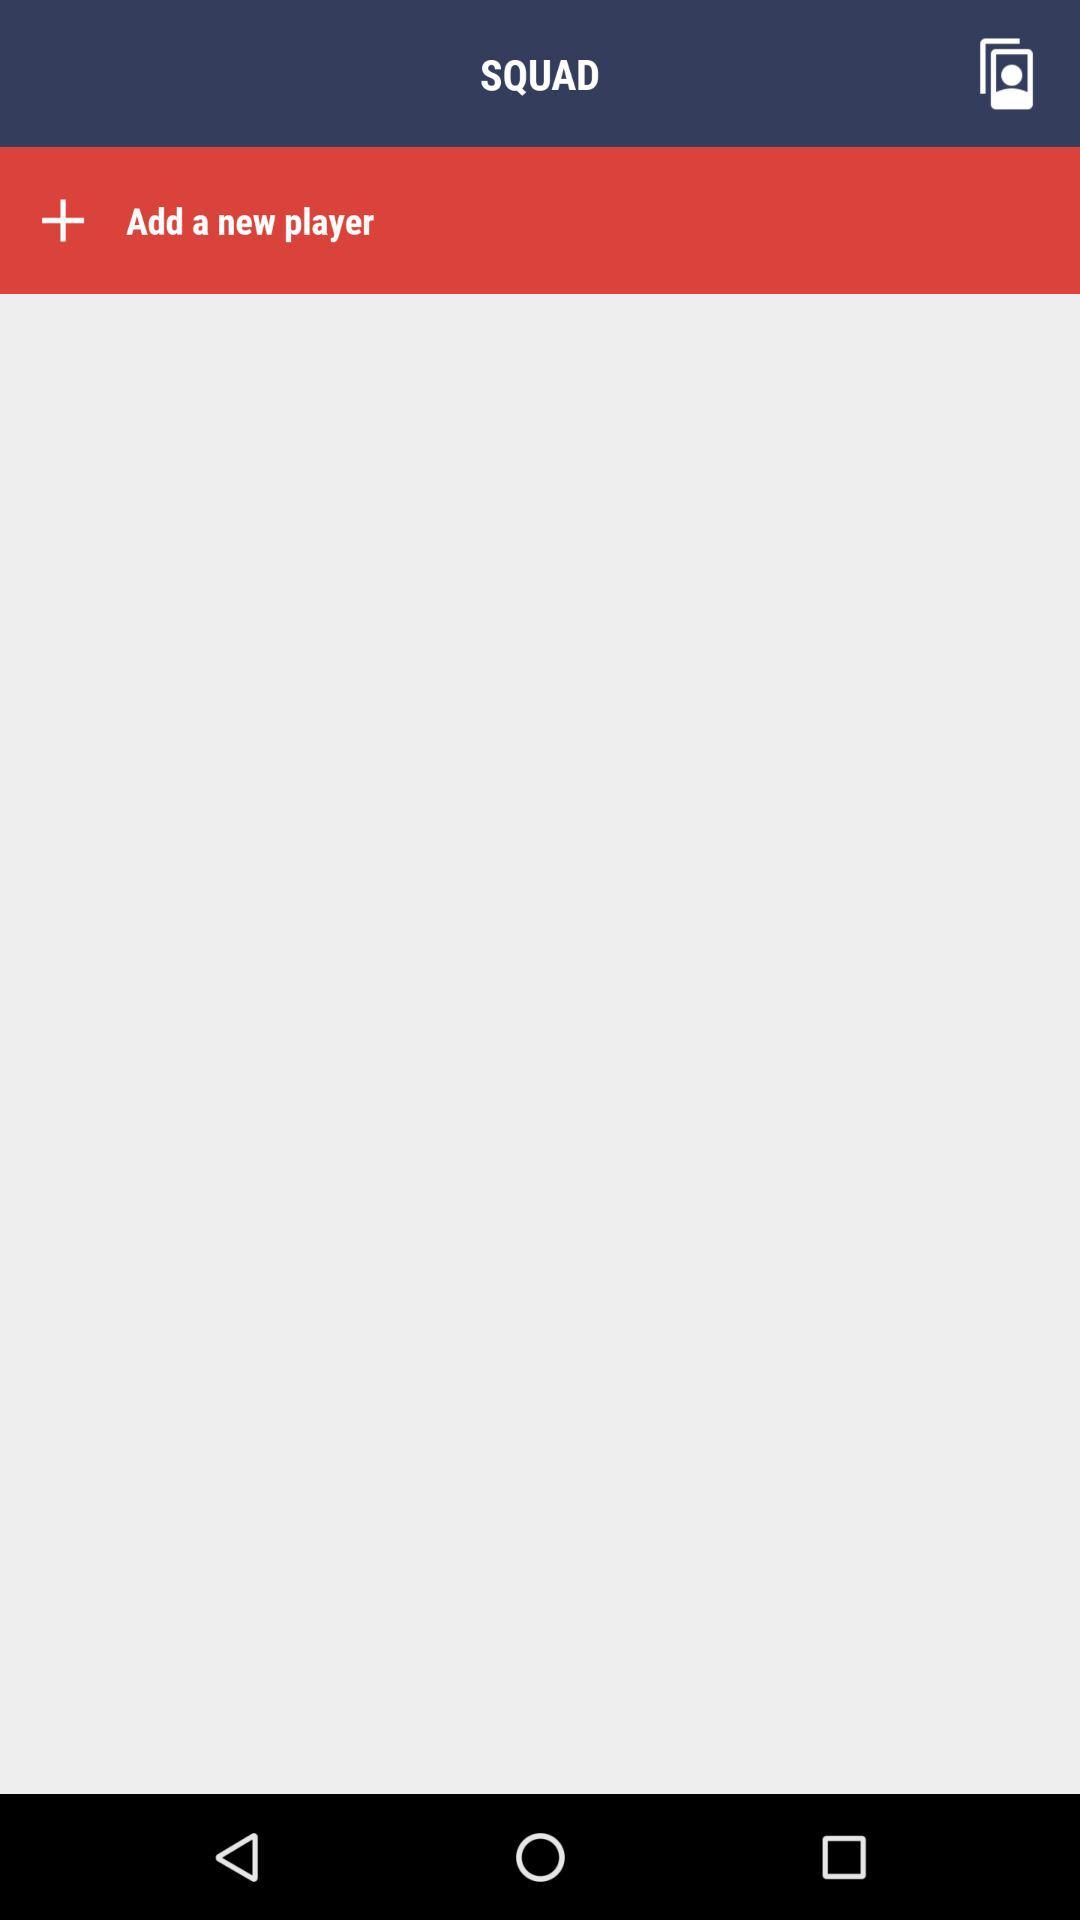 Image resolution: width=1080 pixels, height=1920 pixels. Describe the element at coordinates (1006, 73) in the screenshot. I see `the wallpaper icon` at that location.